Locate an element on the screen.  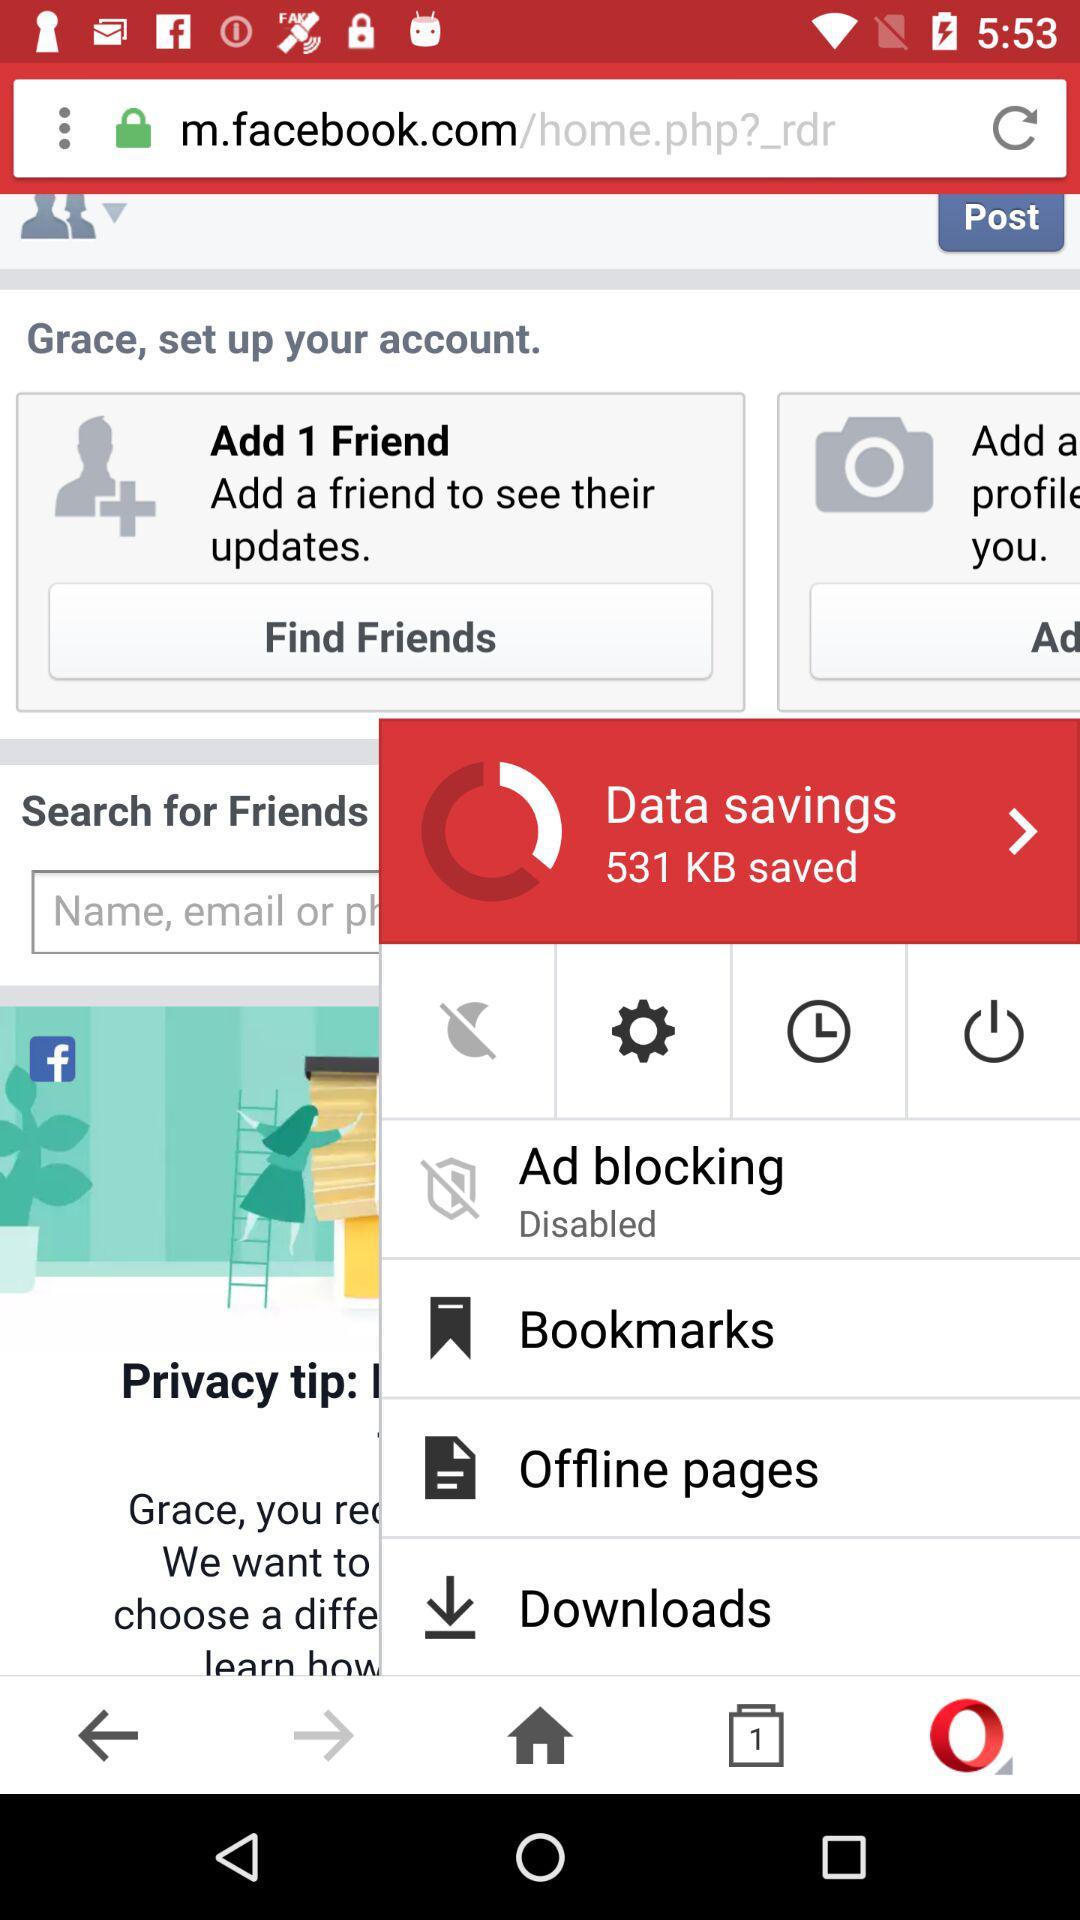
the settings icon is located at coordinates (643, 1030).